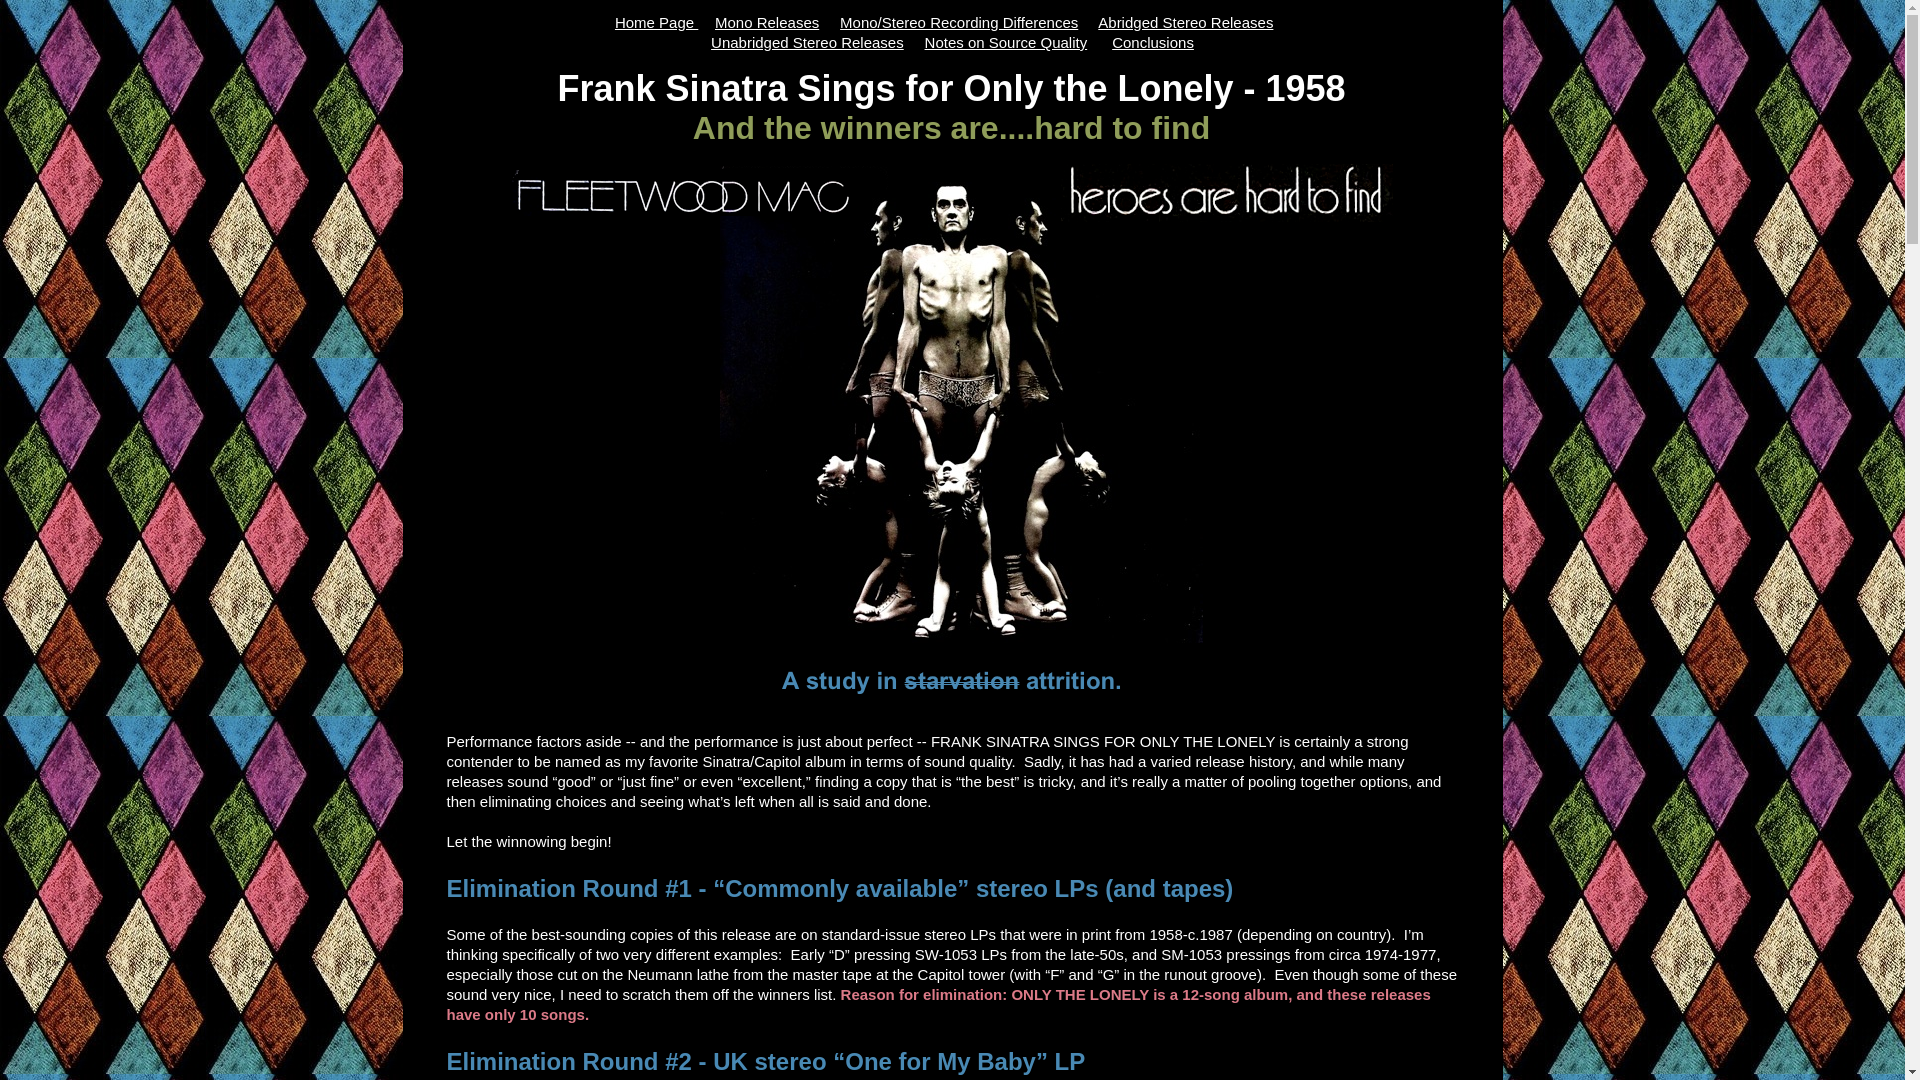 This screenshot has height=1080, width=1920. Describe the element at coordinates (1152, 42) in the screenshot. I see `'Conclusions'` at that location.